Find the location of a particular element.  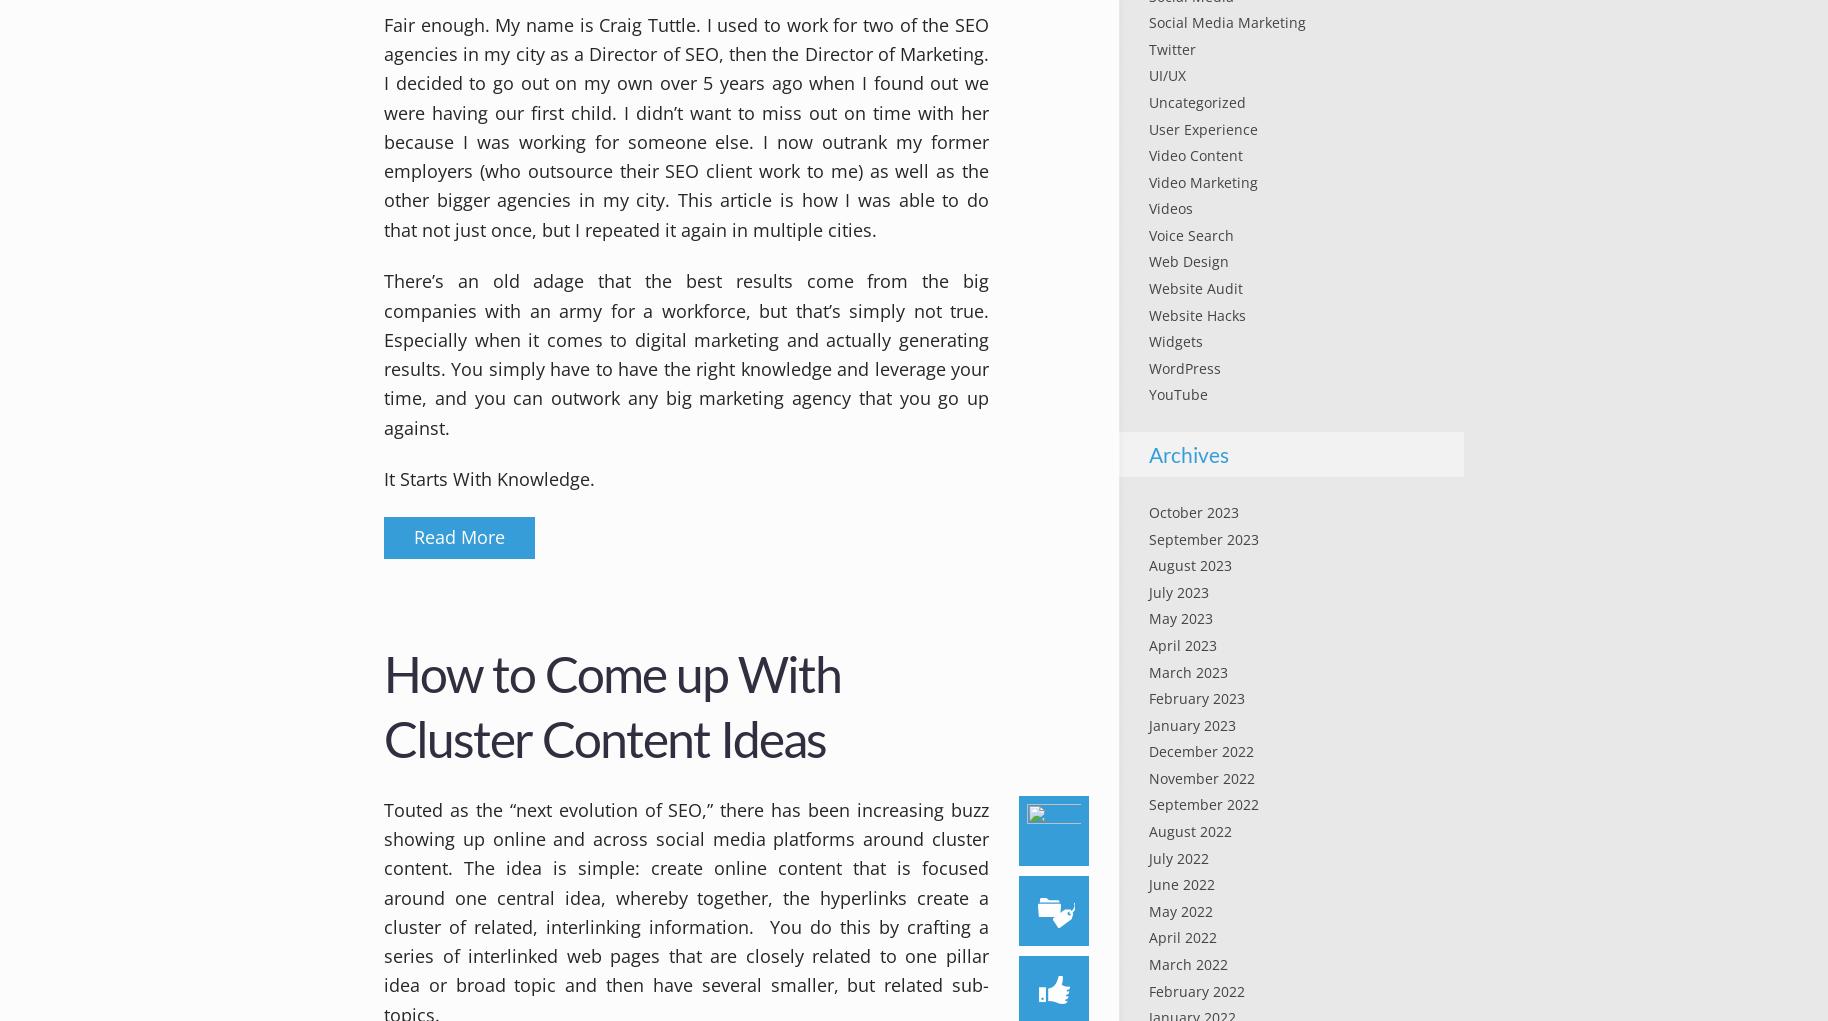

'Archives' is located at coordinates (1187, 453).